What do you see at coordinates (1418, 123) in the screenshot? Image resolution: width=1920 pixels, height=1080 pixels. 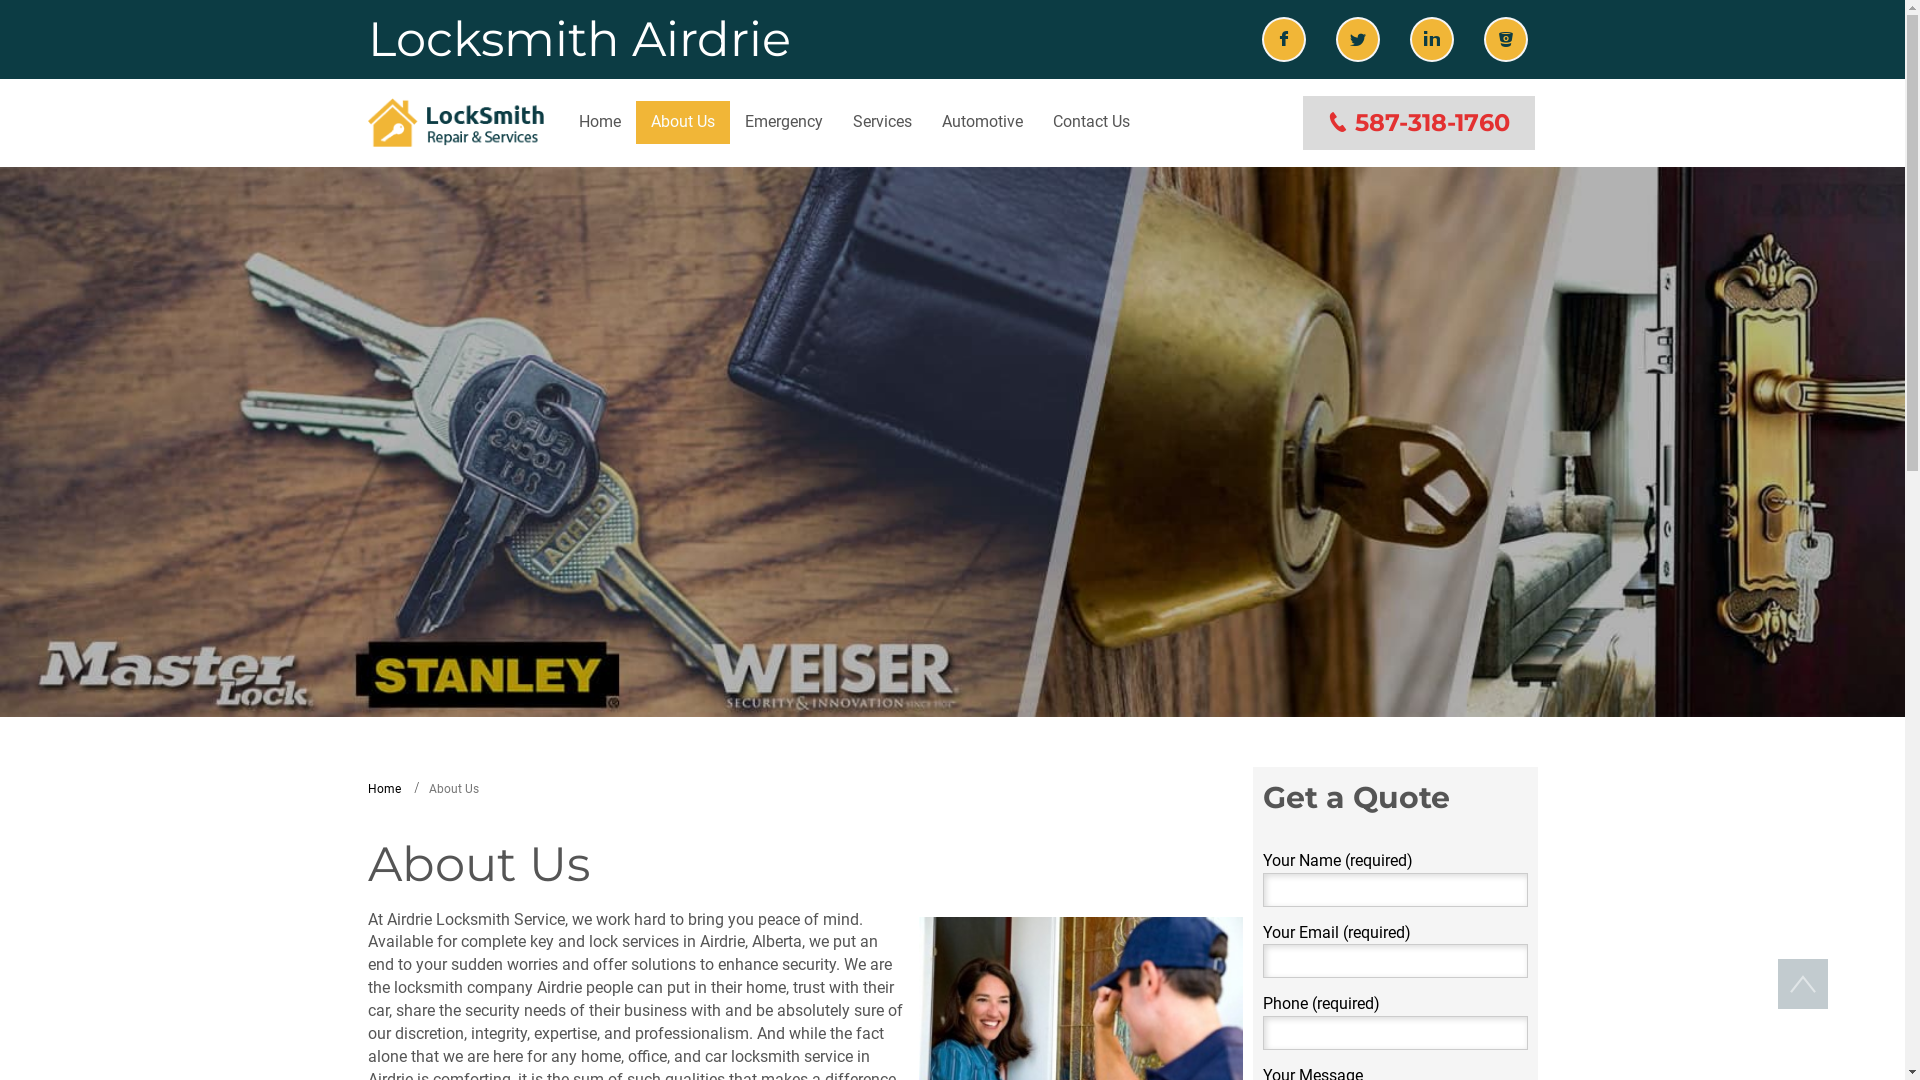 I see `'587-318-1760'` at bounding box center [1418, 123].